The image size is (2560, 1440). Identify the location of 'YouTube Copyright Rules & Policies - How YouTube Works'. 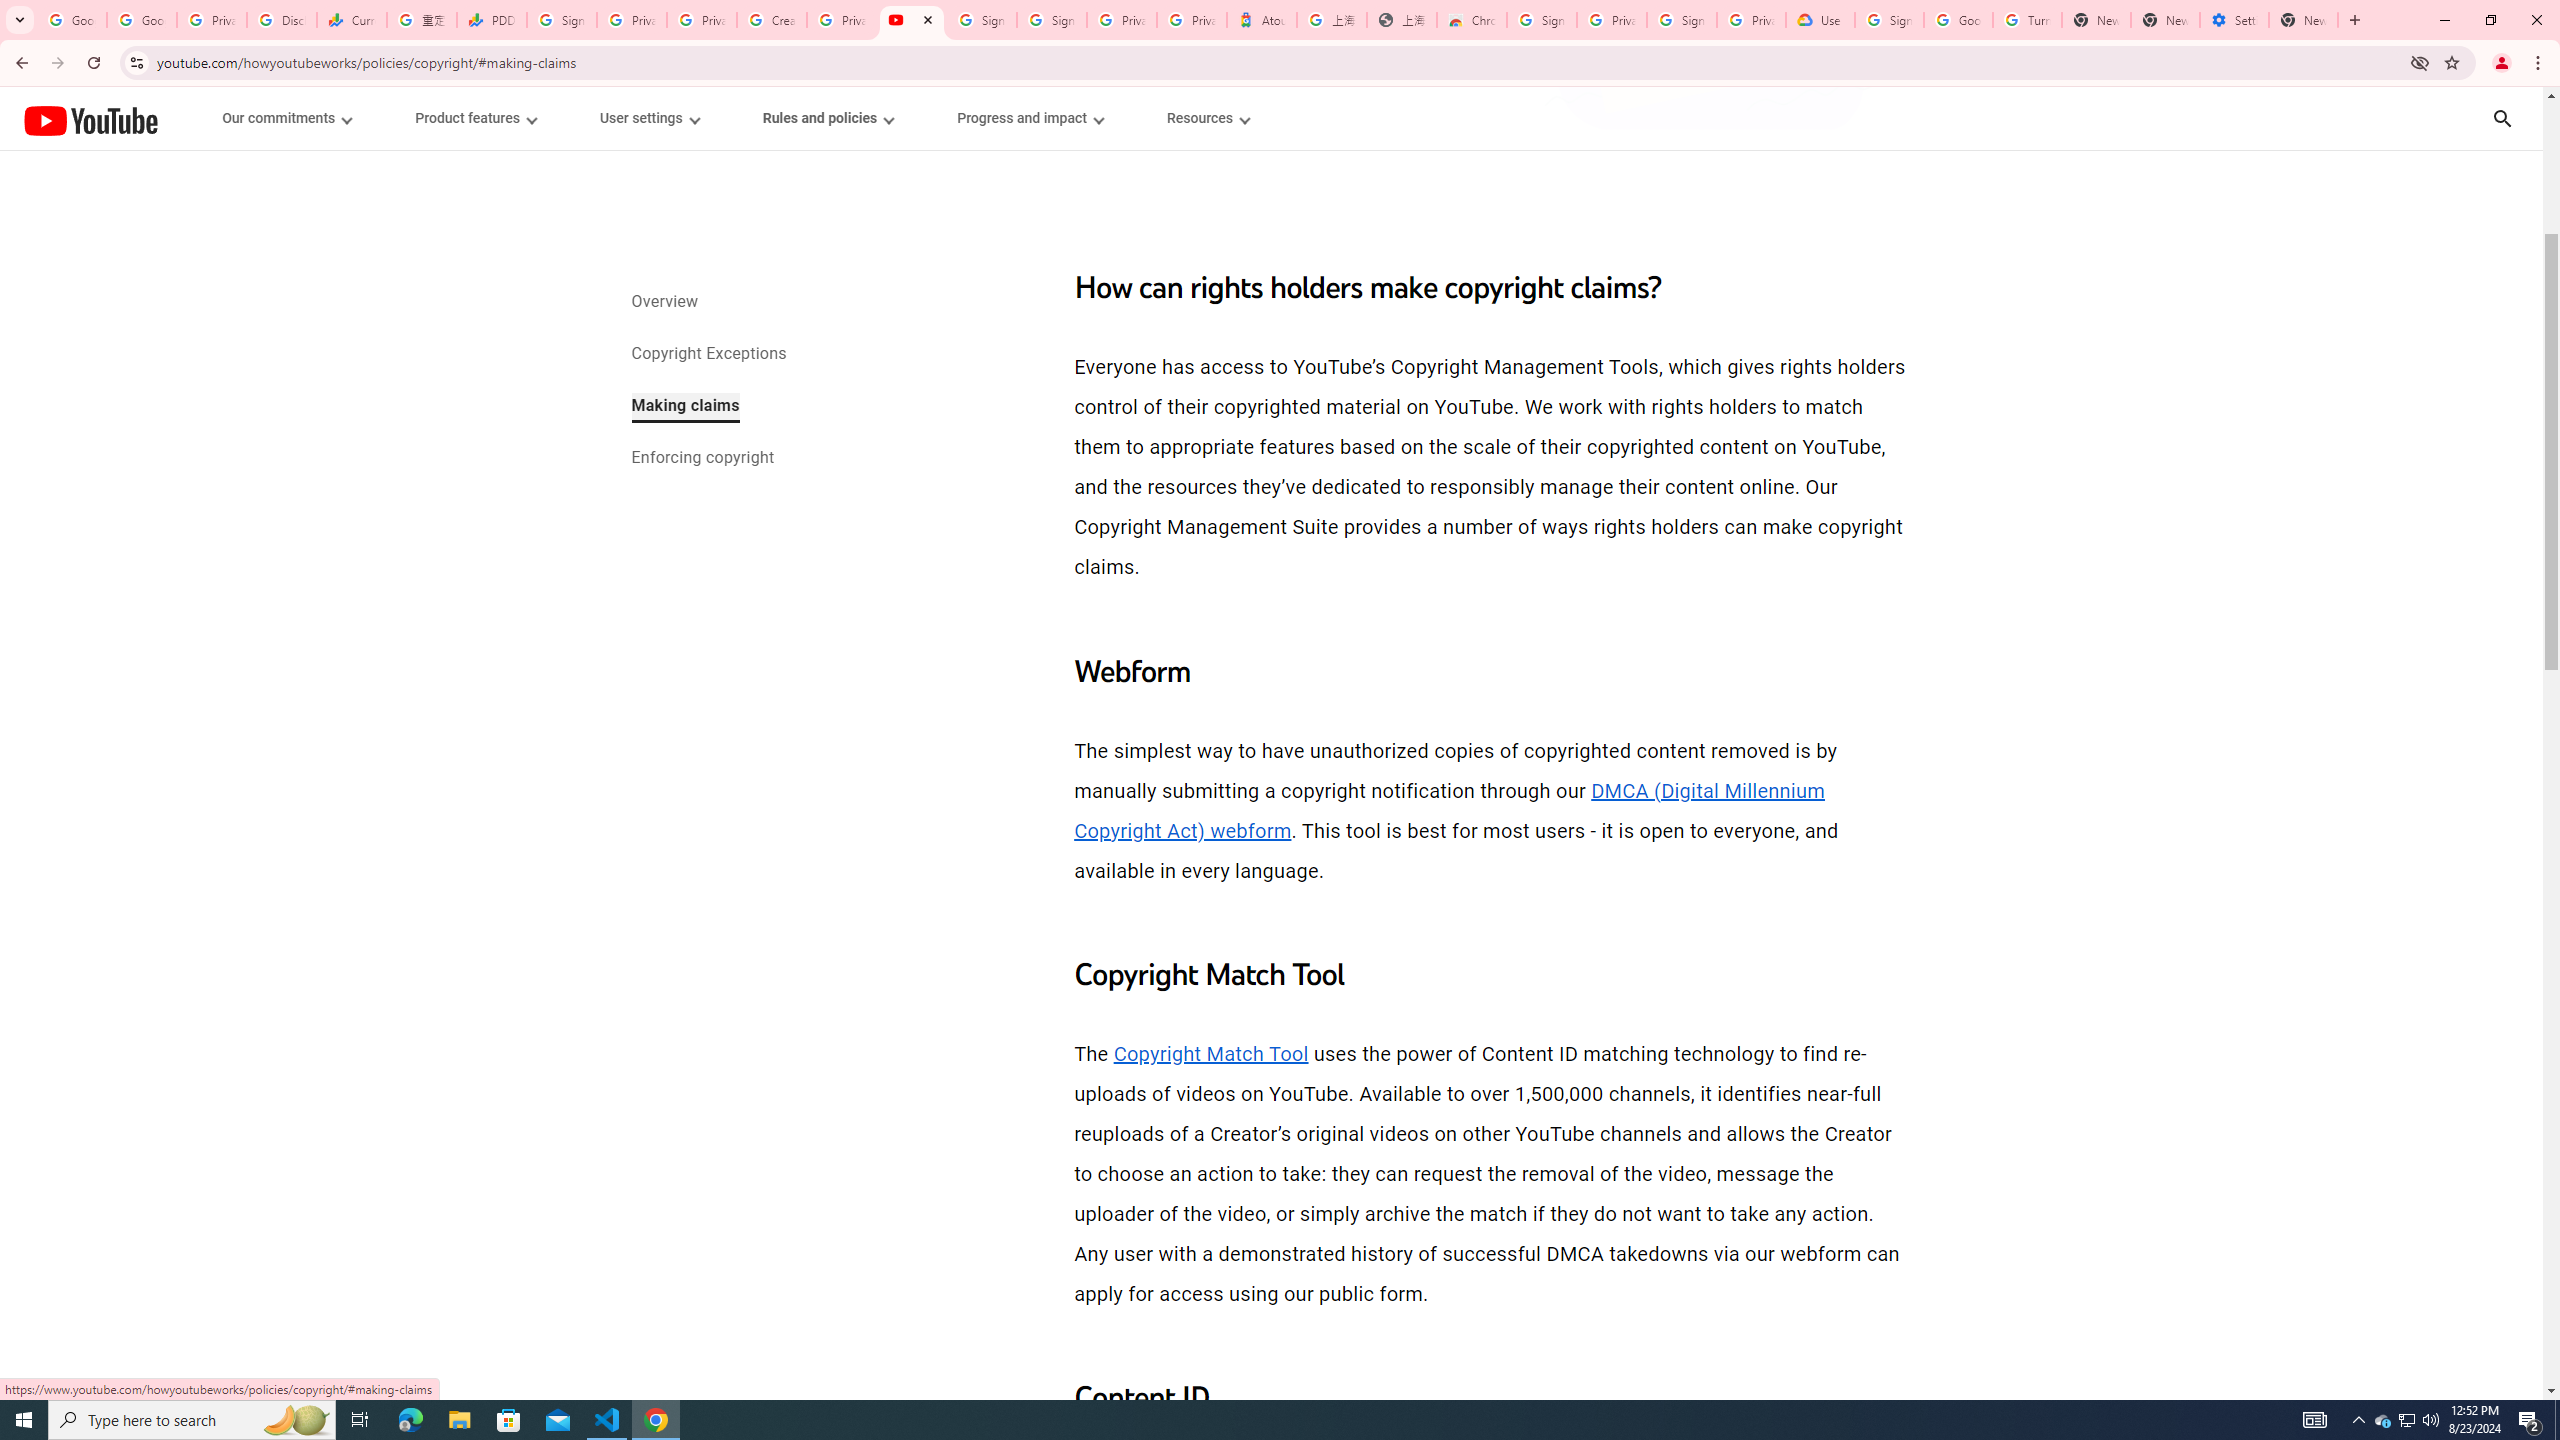
(910, 19).